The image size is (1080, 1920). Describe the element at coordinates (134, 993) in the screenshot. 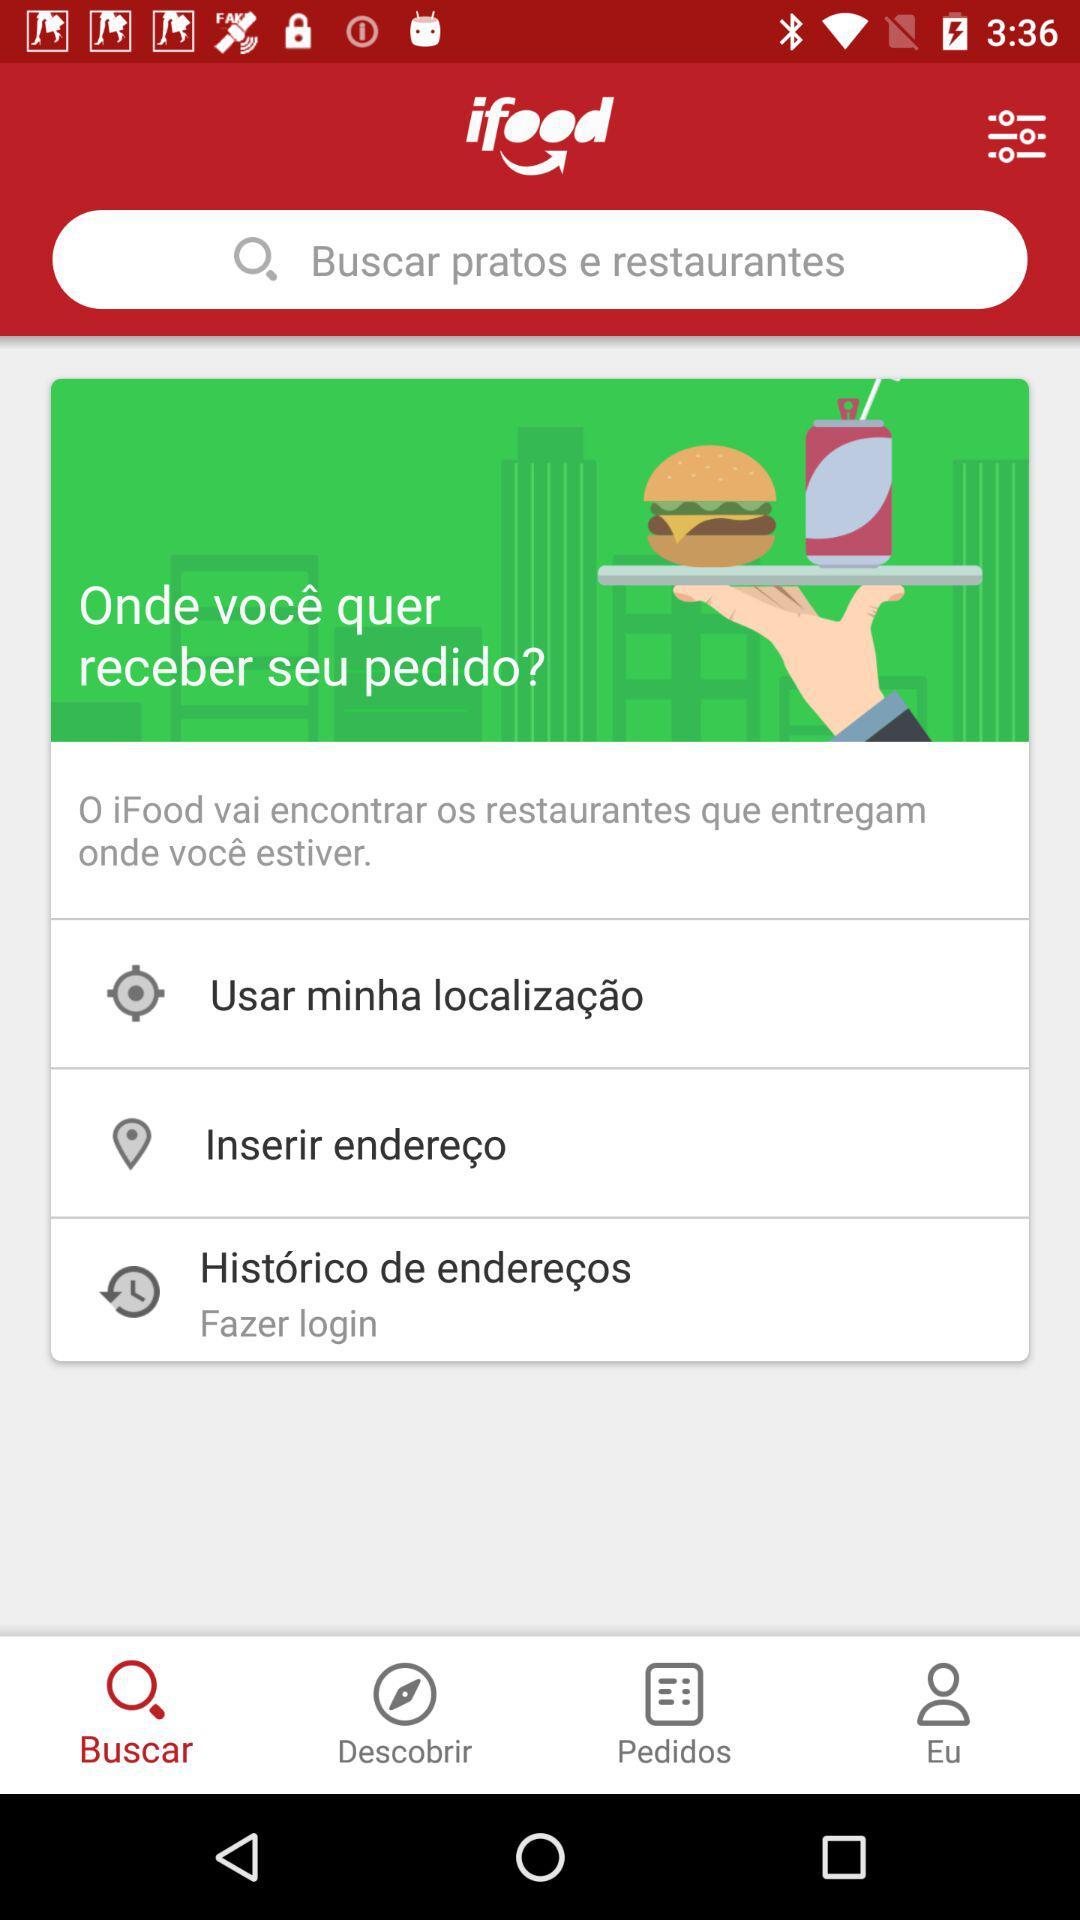

I see `the icon which is just above the location icon` at that location.